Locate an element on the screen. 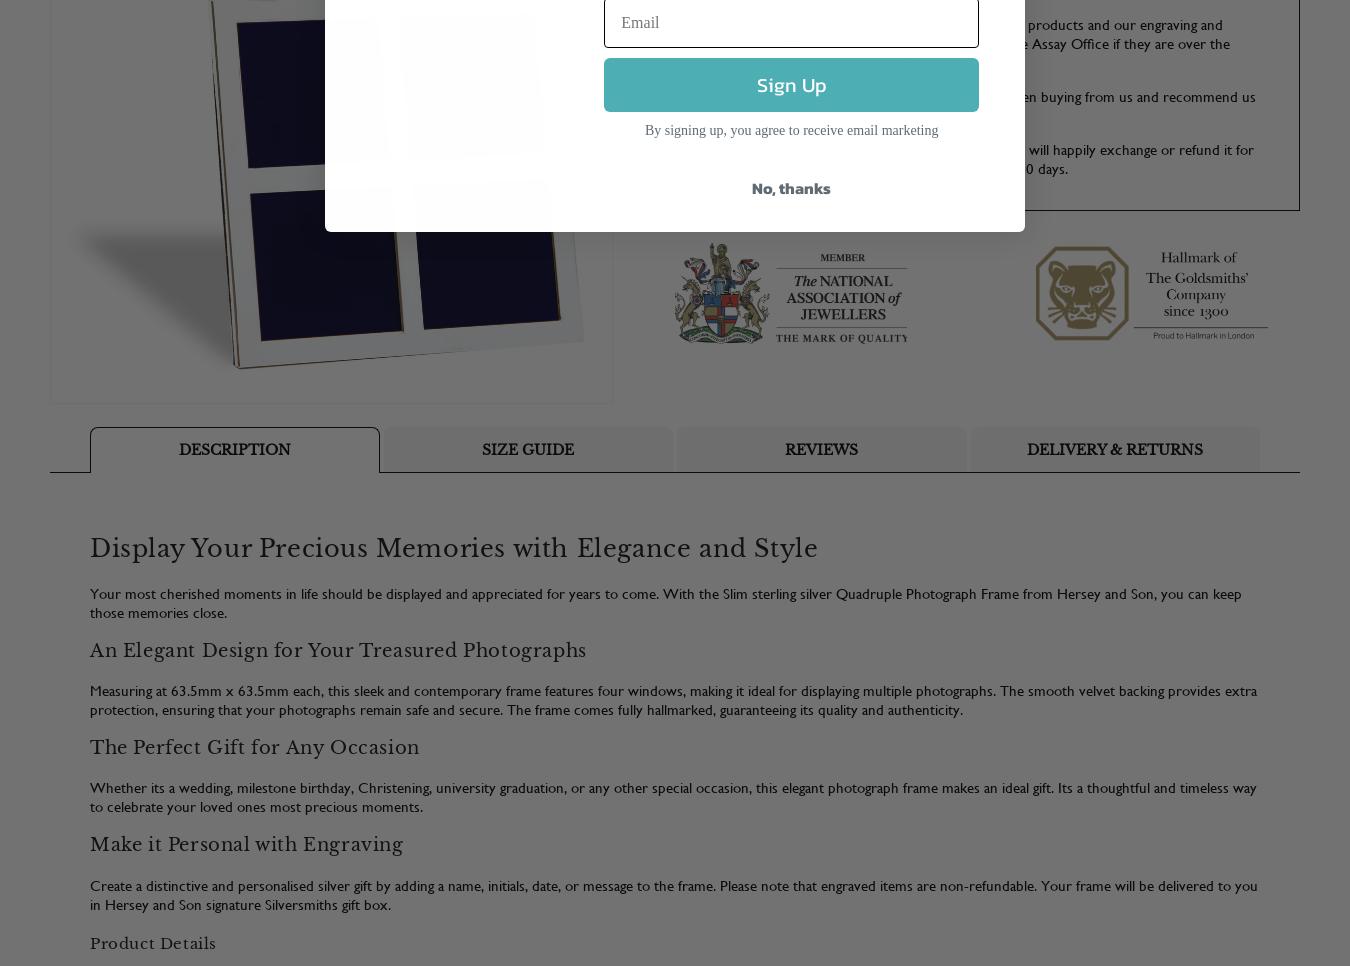 The height and width of the screenshot is (966, 1350). 'If for any reason you are not pleased with your order we will happily exchange or refund it for you if in its original condition and returned to us within 30 days.' is located at coordinates (963, 158).